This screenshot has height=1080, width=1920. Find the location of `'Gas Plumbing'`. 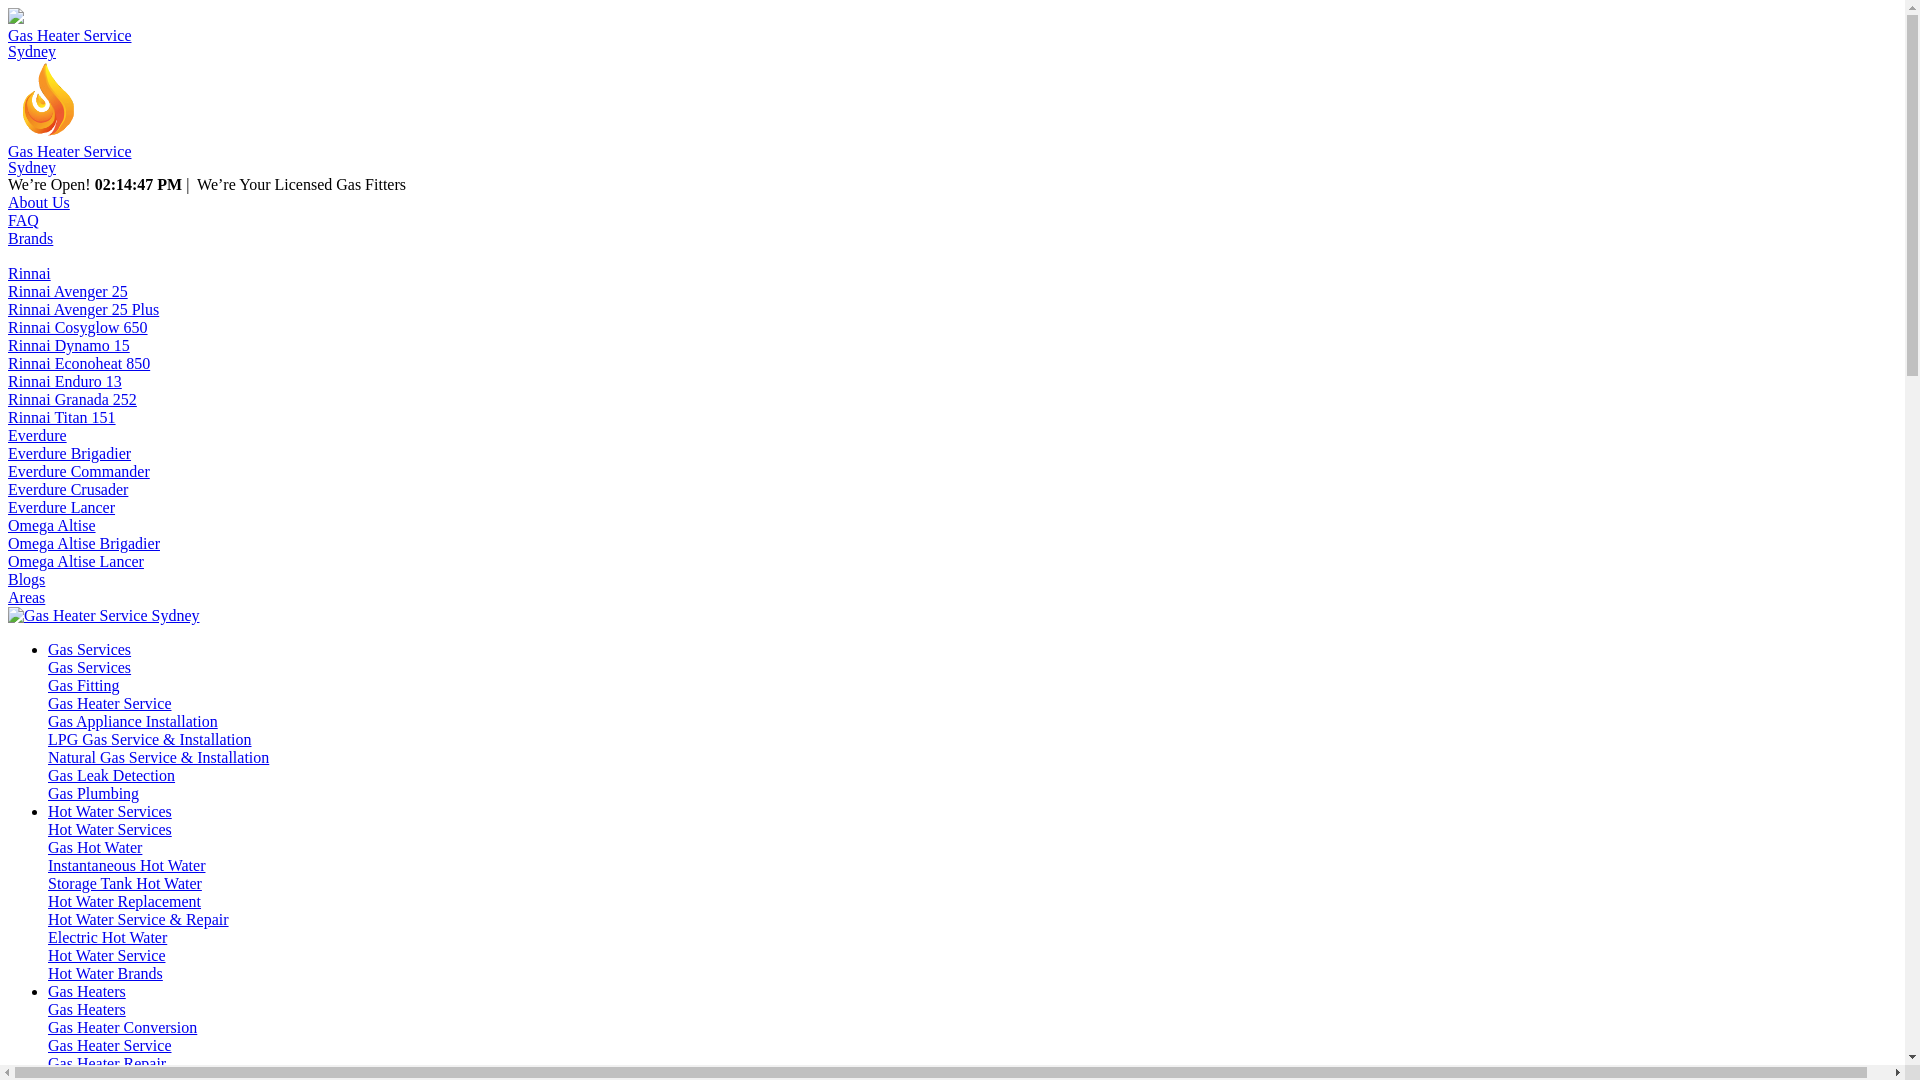

'Gas Plumbing' is located at coordinates (92, 792).